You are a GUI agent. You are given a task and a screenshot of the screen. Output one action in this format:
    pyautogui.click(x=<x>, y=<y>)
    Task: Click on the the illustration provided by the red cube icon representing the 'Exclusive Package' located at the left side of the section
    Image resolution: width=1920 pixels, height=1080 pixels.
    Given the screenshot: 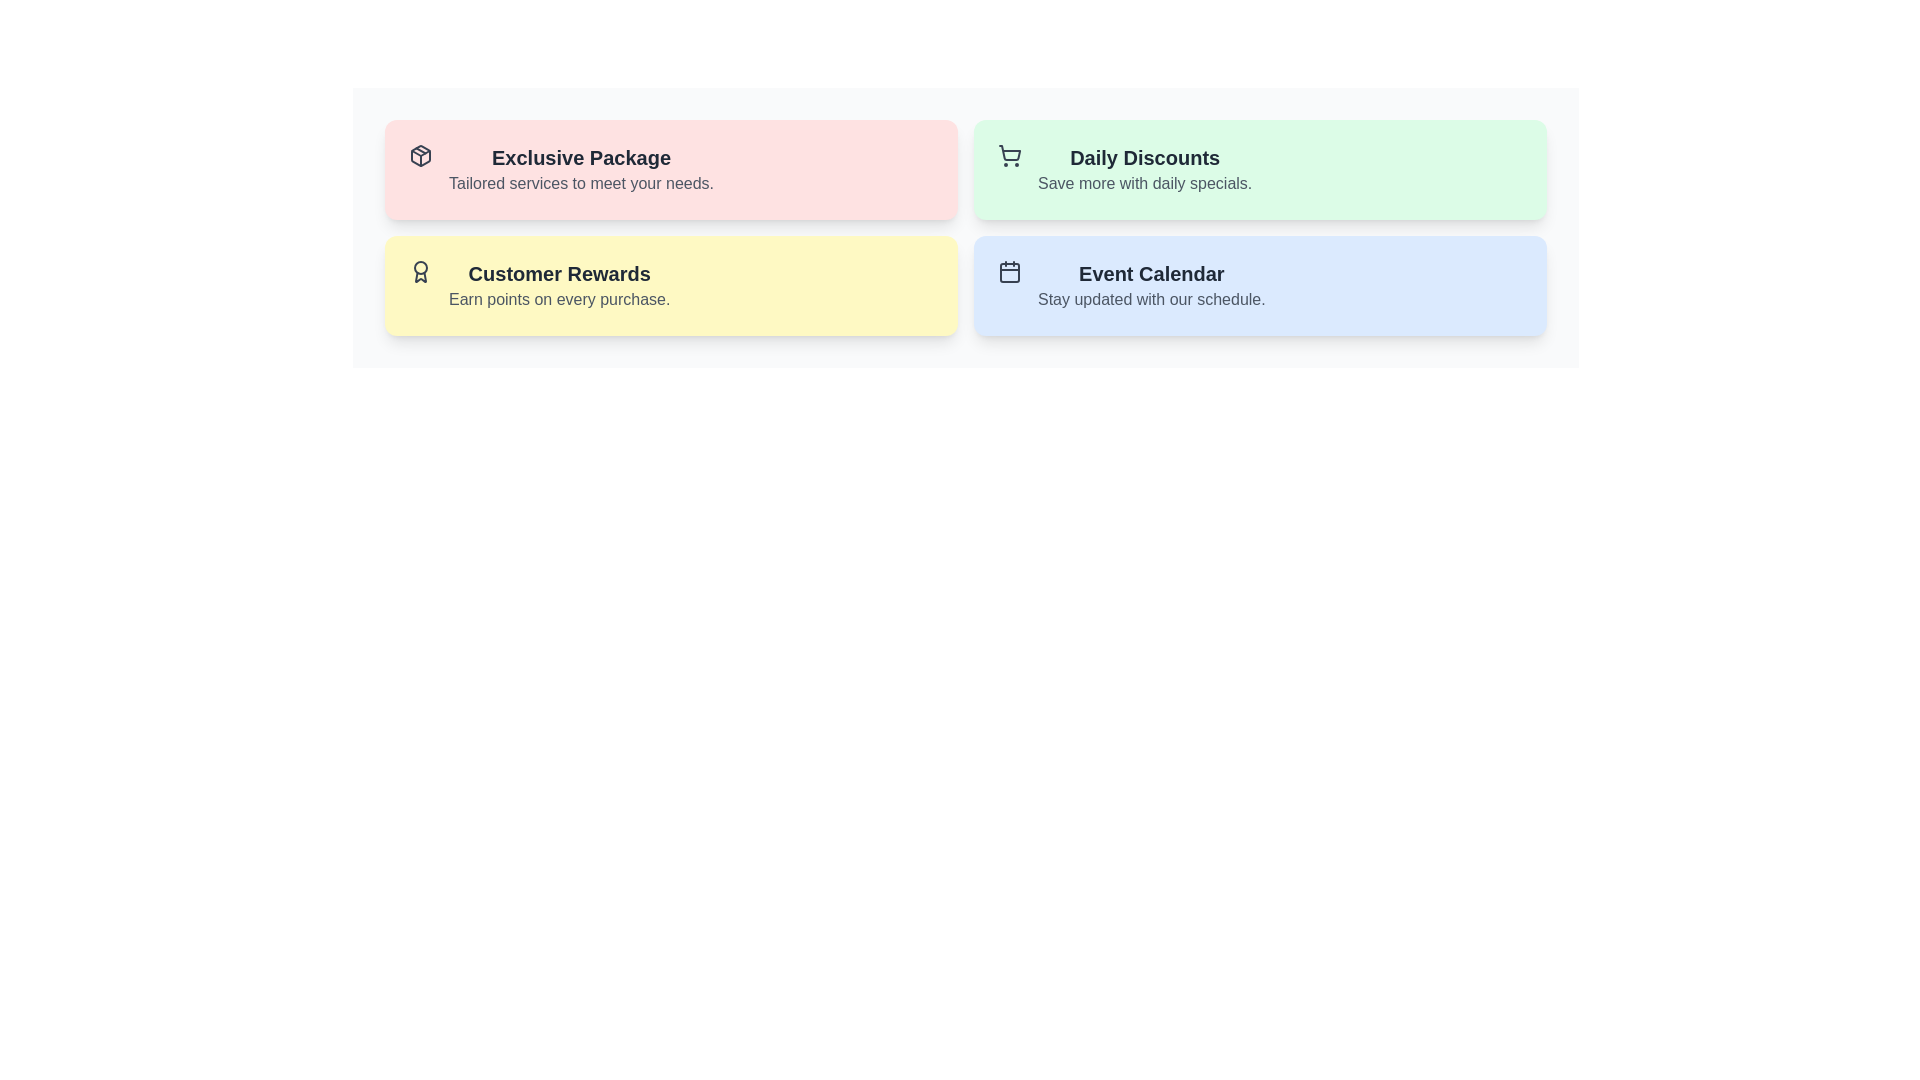 What is the action you would take?
    pyautogui.click(x=420, y=154)
    